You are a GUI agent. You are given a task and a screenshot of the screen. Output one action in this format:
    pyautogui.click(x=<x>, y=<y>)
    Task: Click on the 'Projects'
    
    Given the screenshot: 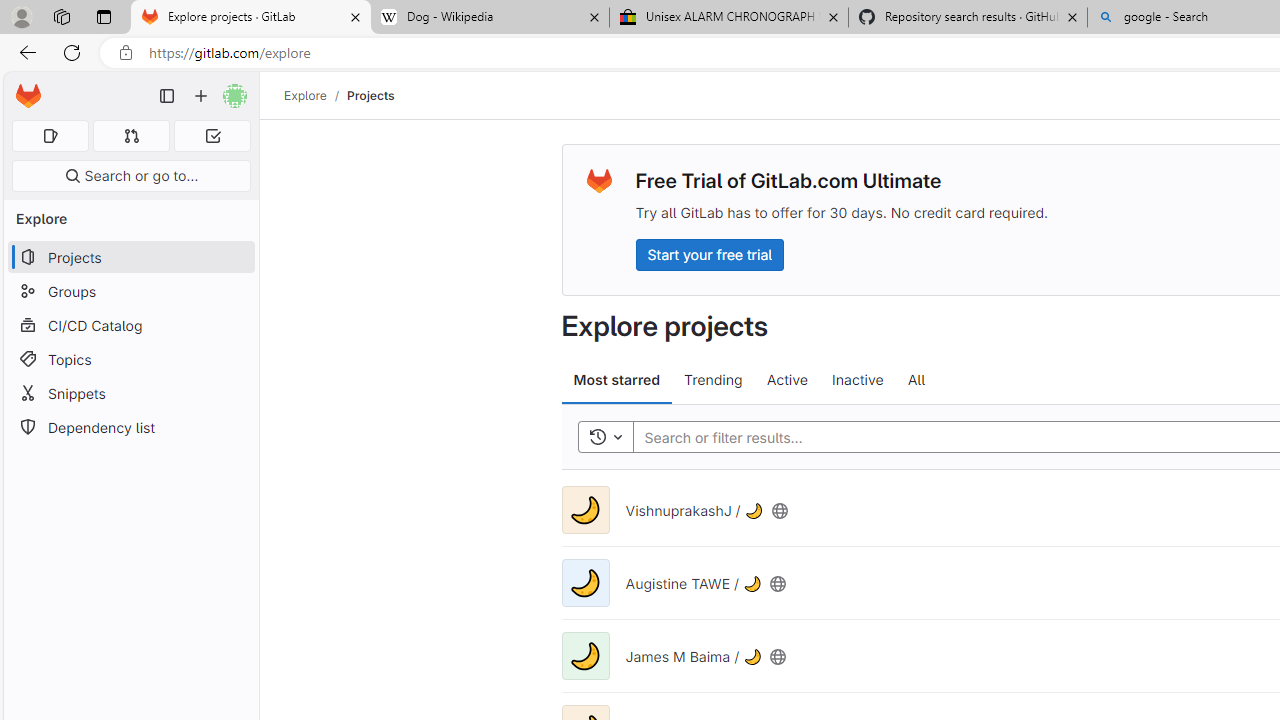 What is the action you would take?
    pyautogui.click(x=371, y=95)
    